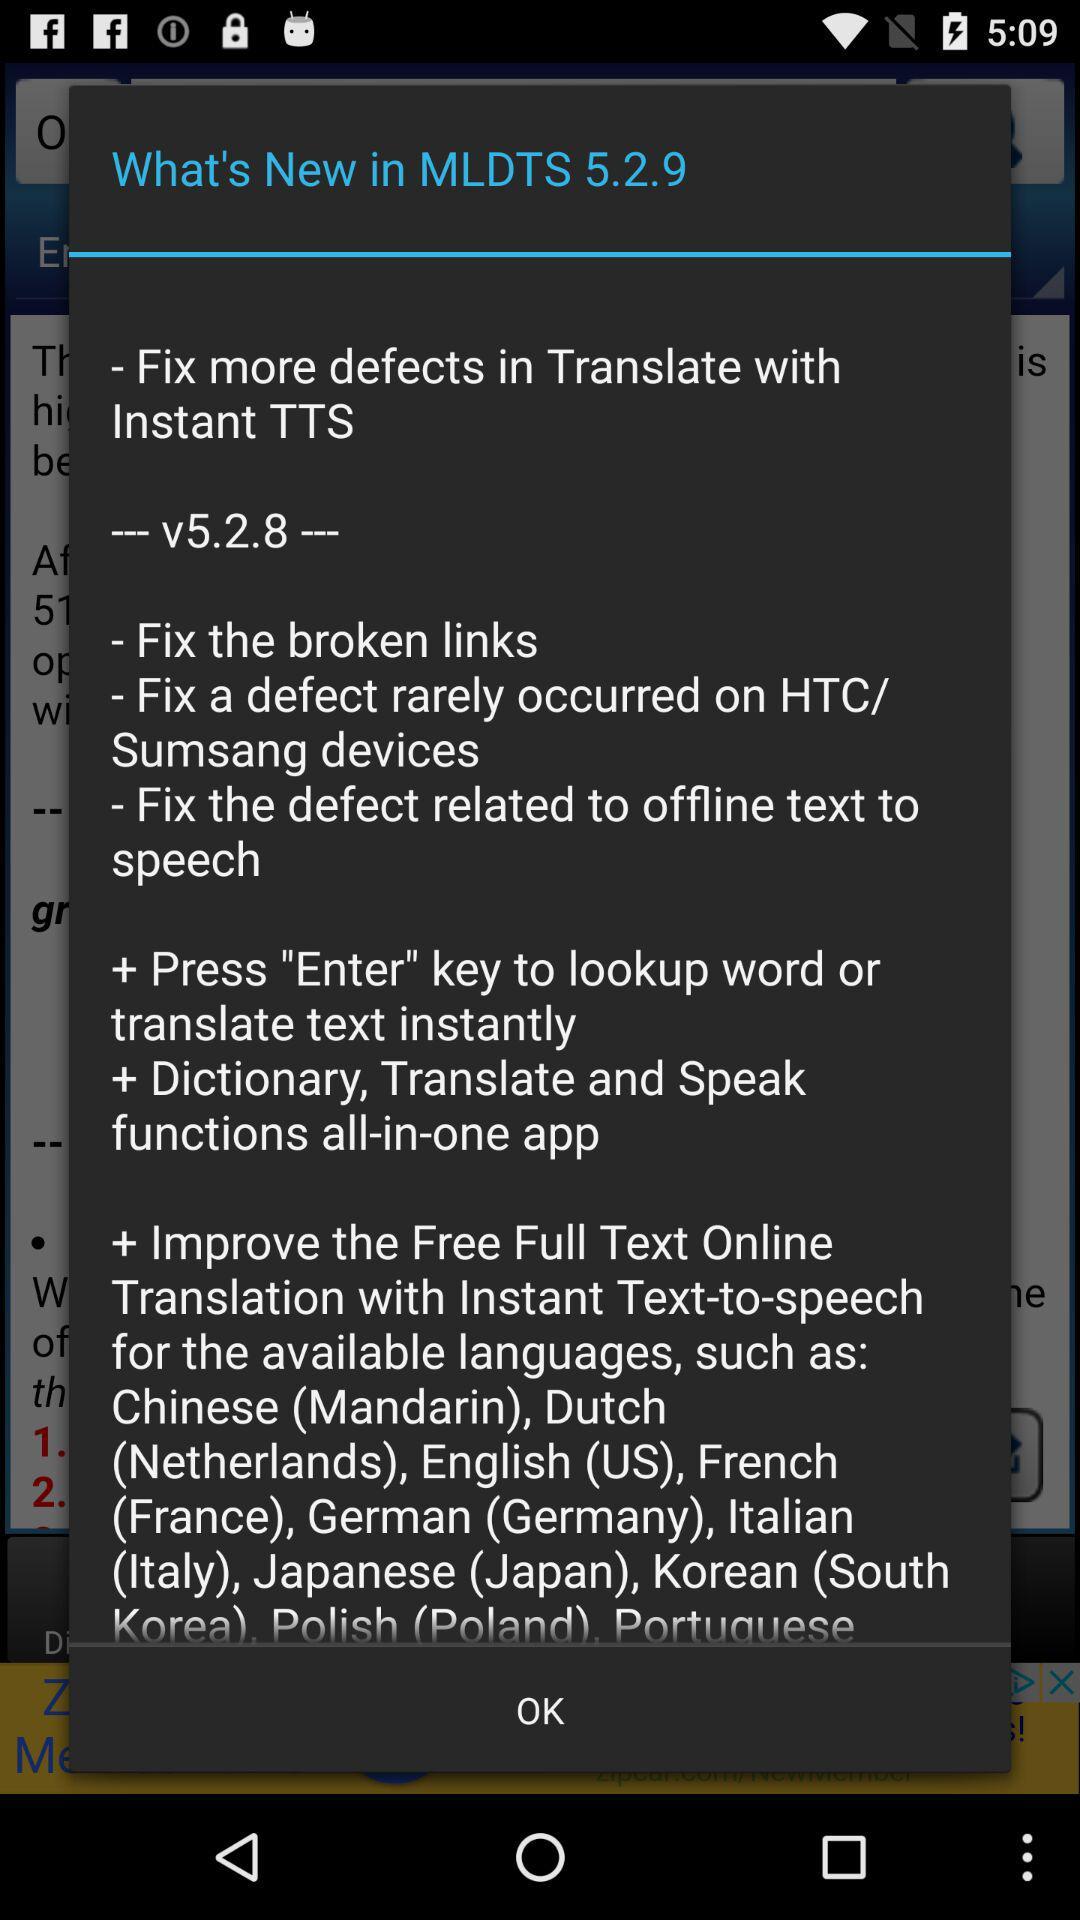 Image resolution: width=1080 pixels, height=1920 pixels. I want to click on the item below the fix more defects item, so click(540, 1708).